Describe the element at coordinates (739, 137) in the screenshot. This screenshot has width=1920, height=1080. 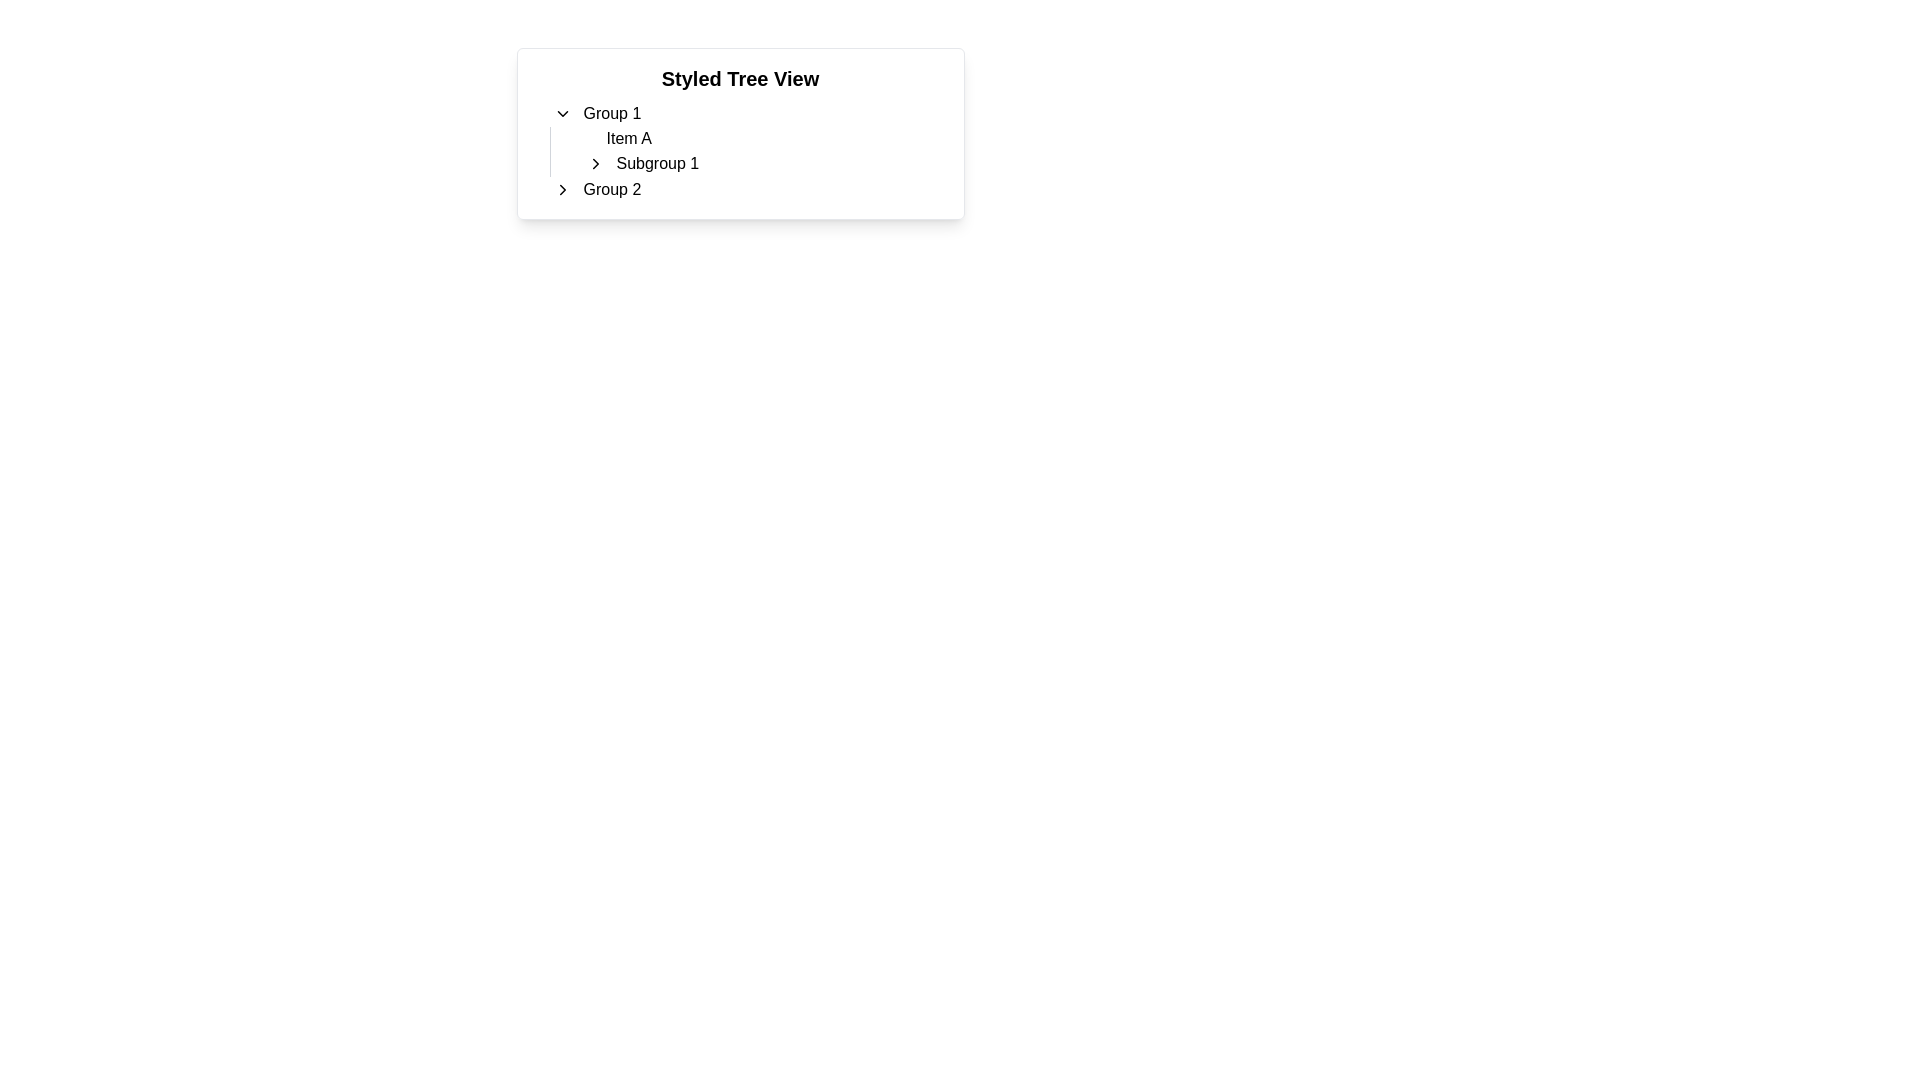
I see `the Tree Node labeled 'Group 1', 'Item A', and 'Subgroup 1', which is the first element in the hierarchical listing interface` at that location.